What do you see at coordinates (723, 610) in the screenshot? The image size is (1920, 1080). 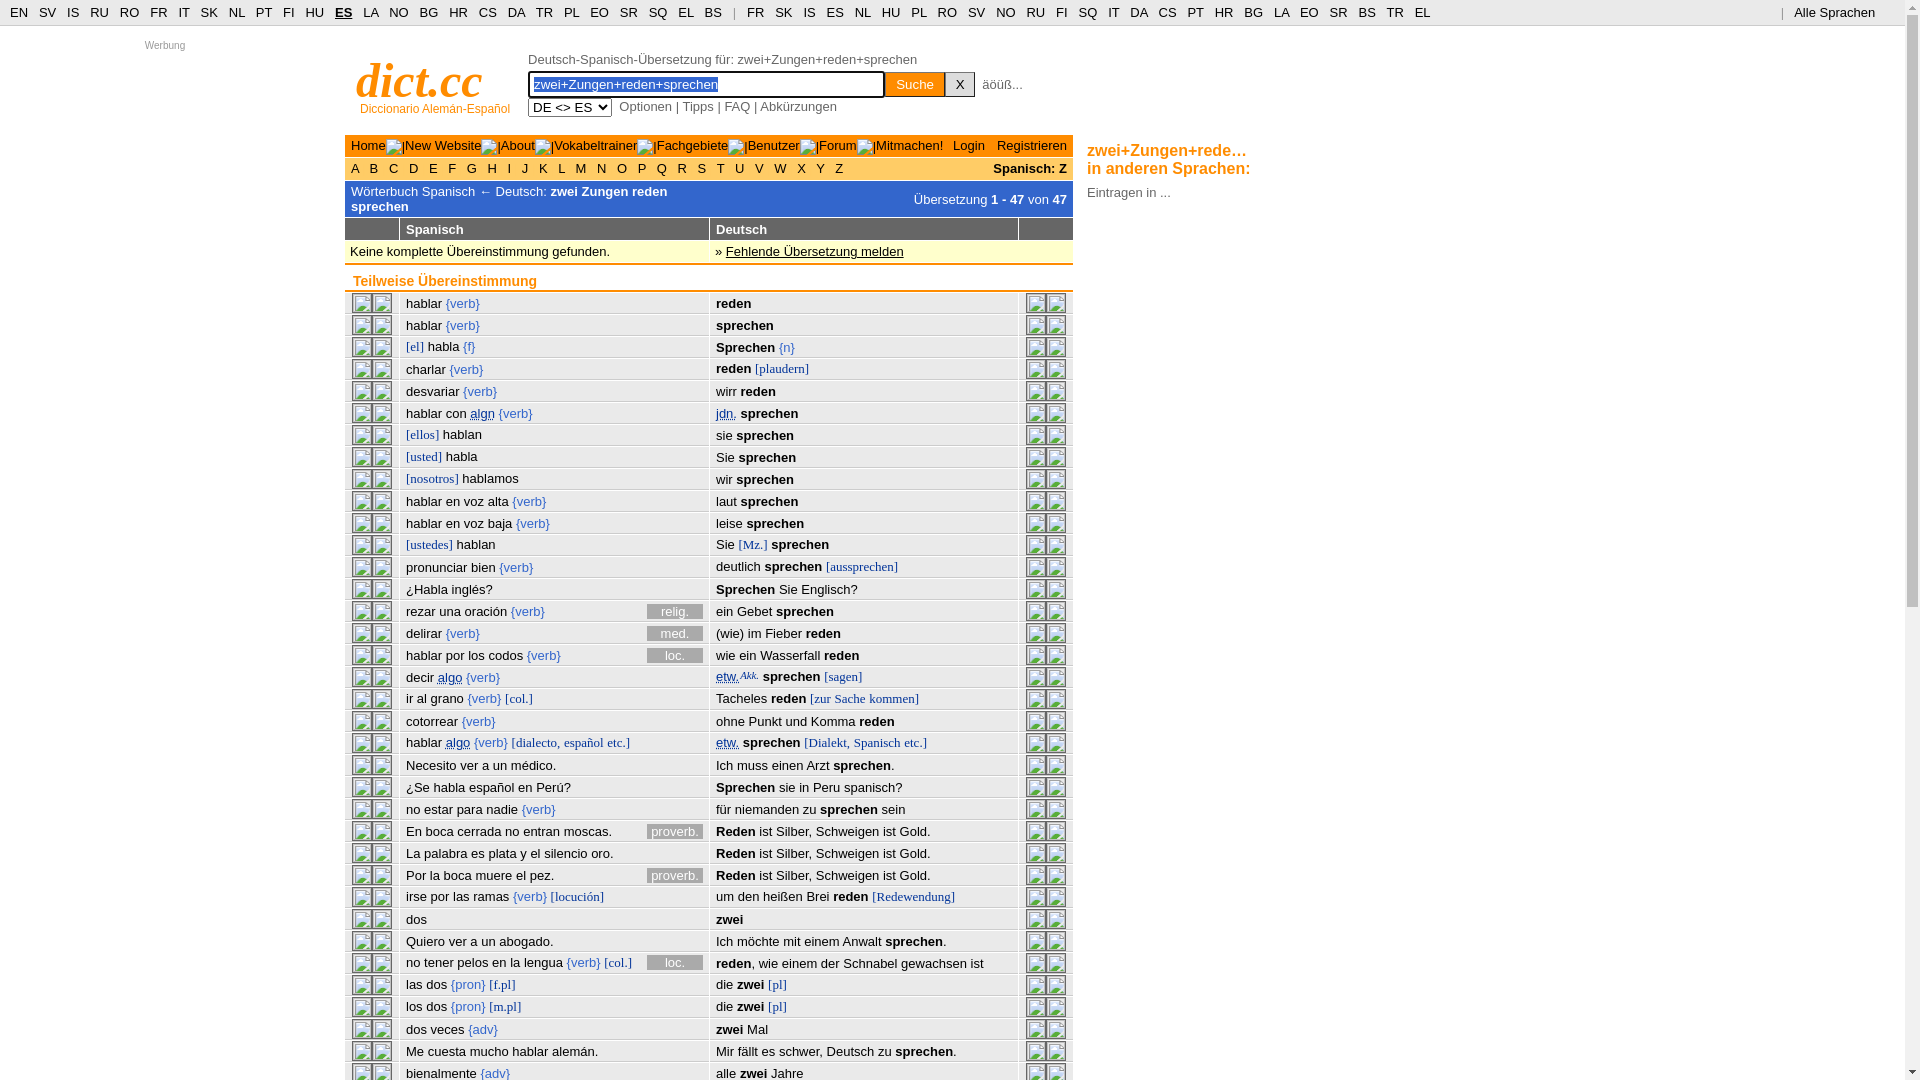 I see `'ein'` at bounding box center [723, 610].